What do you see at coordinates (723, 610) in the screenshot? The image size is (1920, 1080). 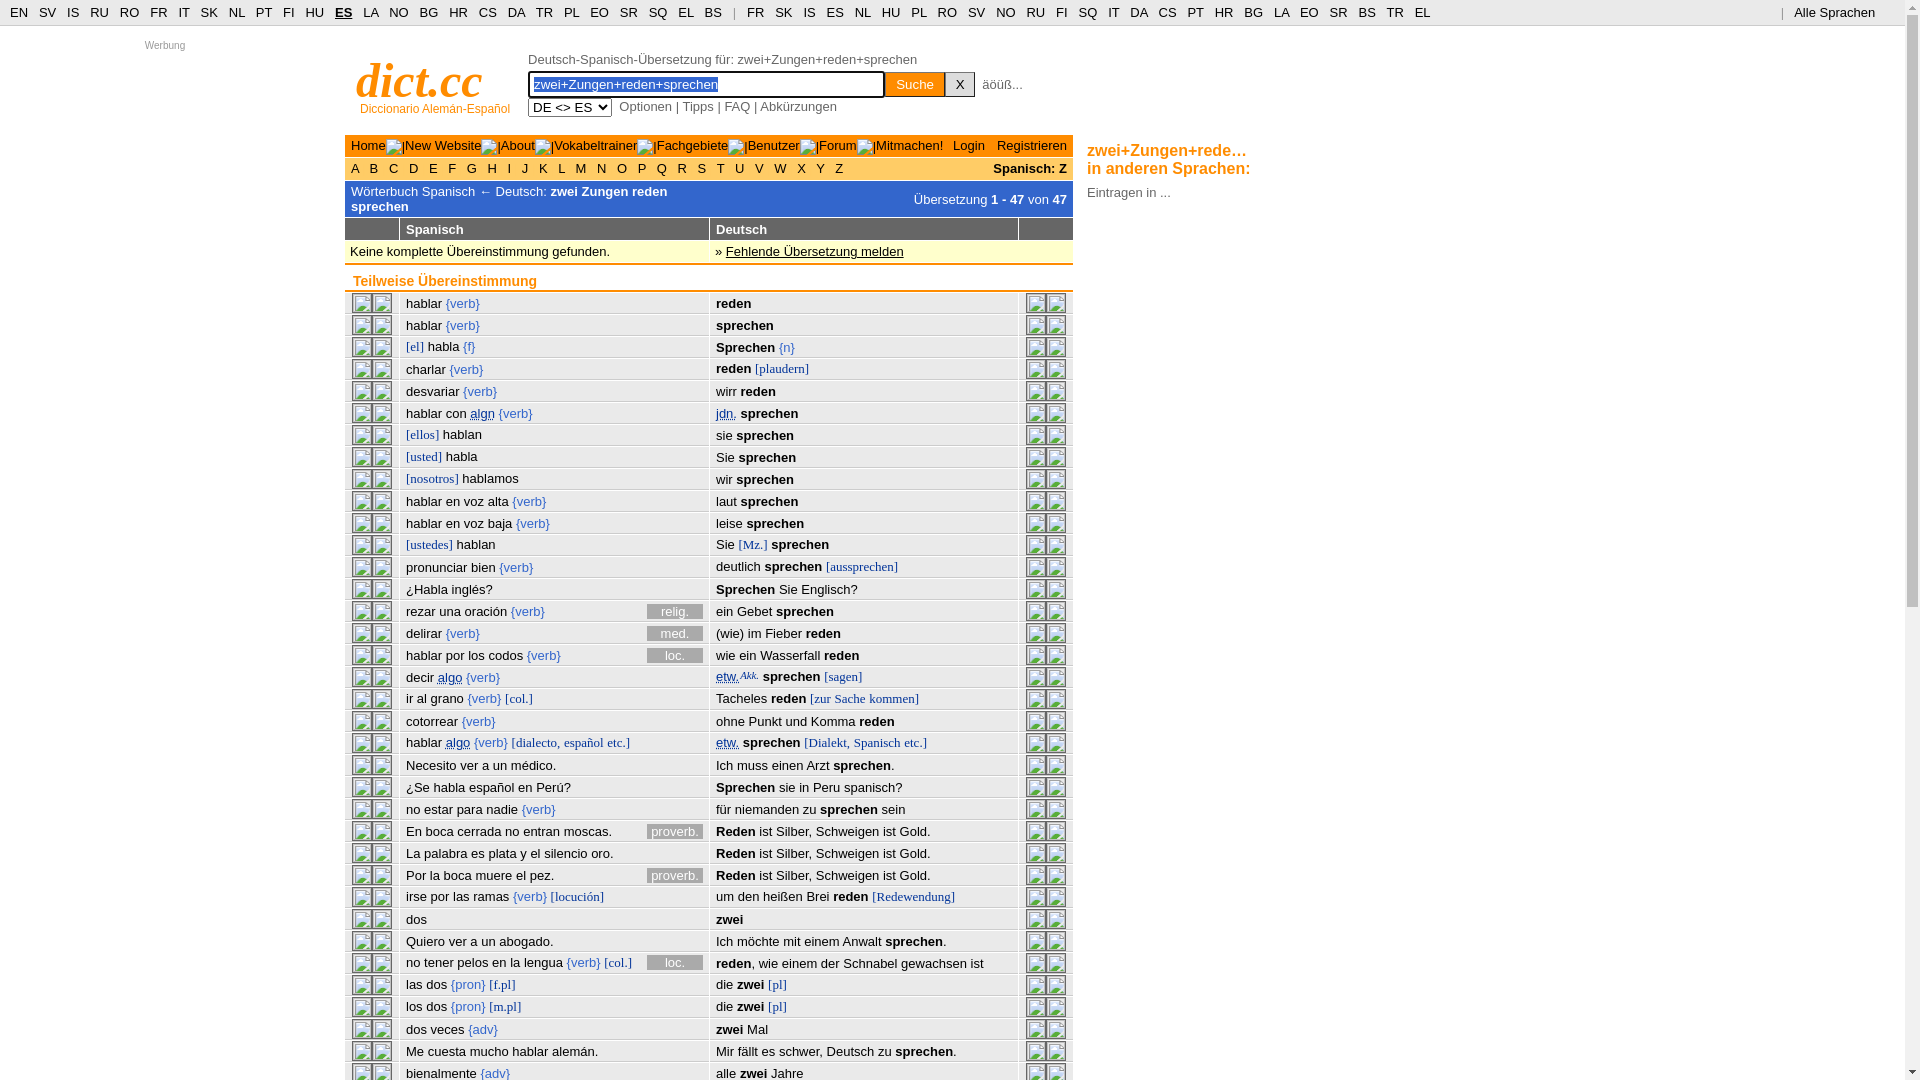 I see `'ein'` at bounding box center [723, 610].